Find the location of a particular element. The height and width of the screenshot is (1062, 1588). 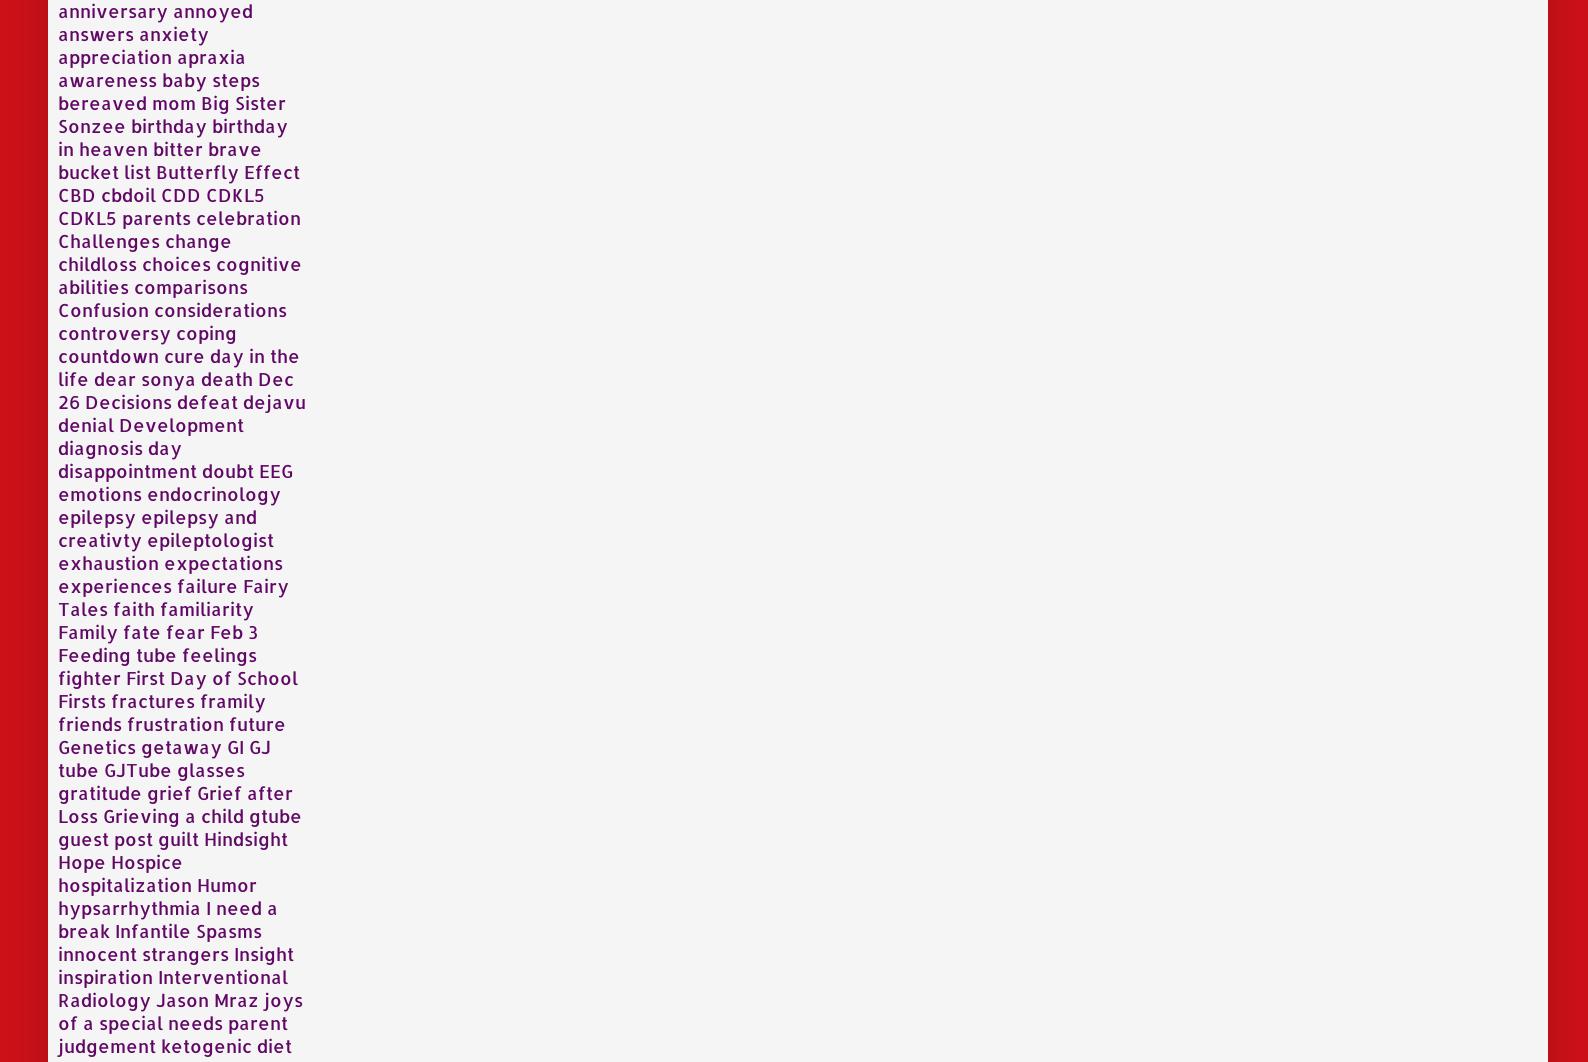

'doubt' is located at coordinates (228, 468).